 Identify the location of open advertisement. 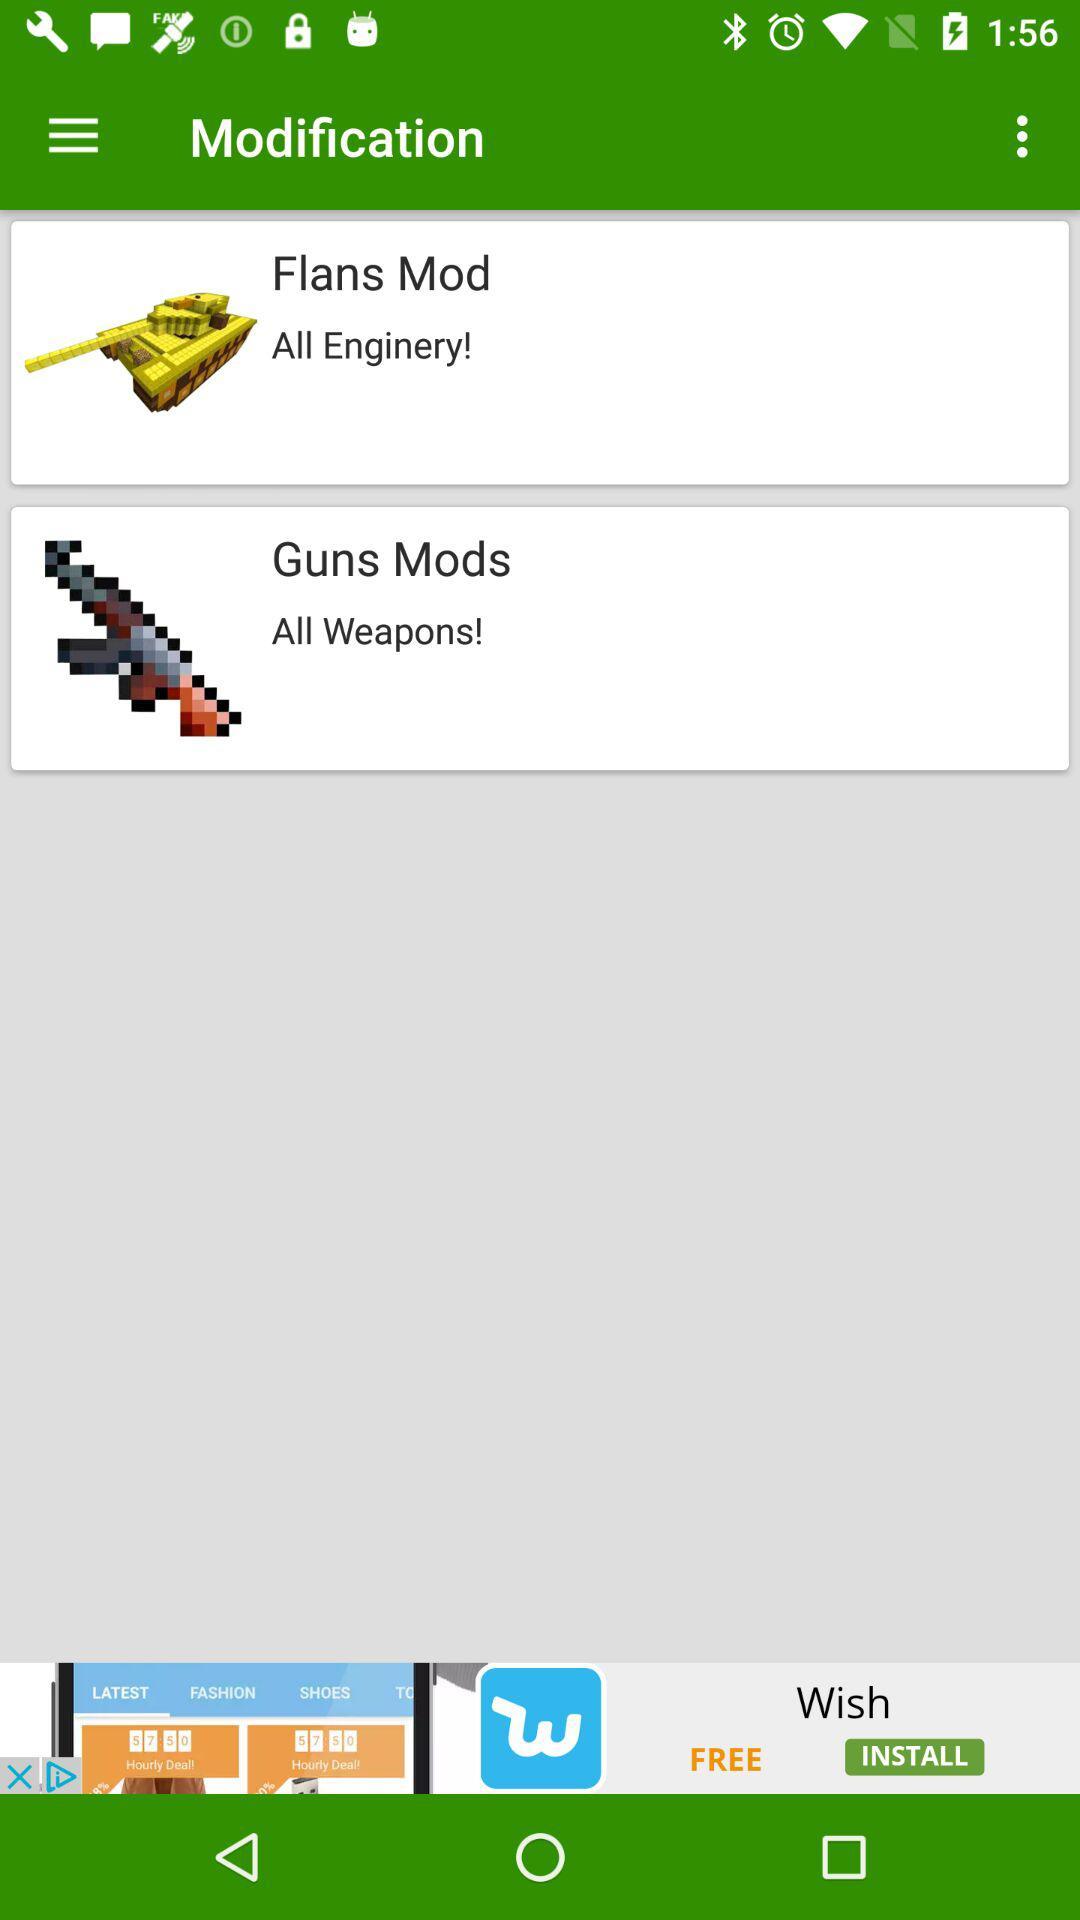
(540, 1727).